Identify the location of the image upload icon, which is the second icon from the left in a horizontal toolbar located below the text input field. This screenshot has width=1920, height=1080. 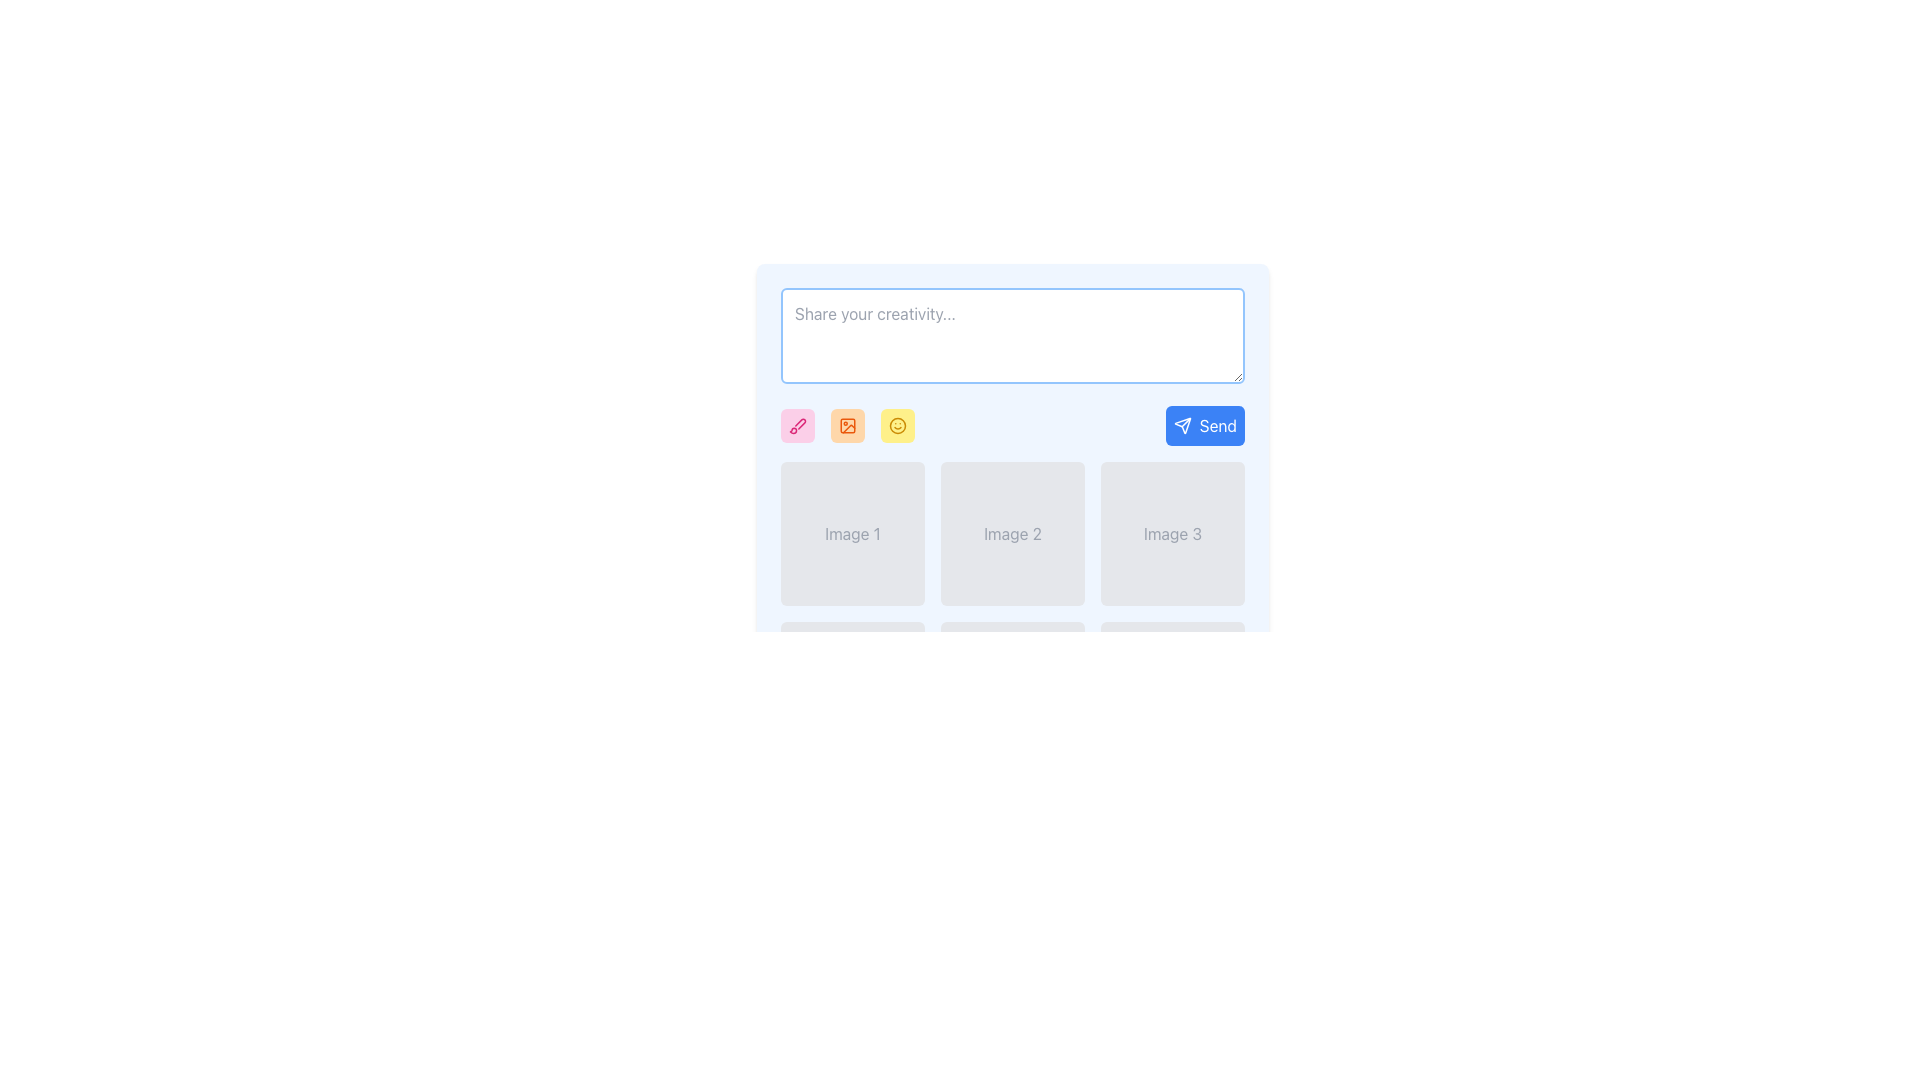
(848, 424).